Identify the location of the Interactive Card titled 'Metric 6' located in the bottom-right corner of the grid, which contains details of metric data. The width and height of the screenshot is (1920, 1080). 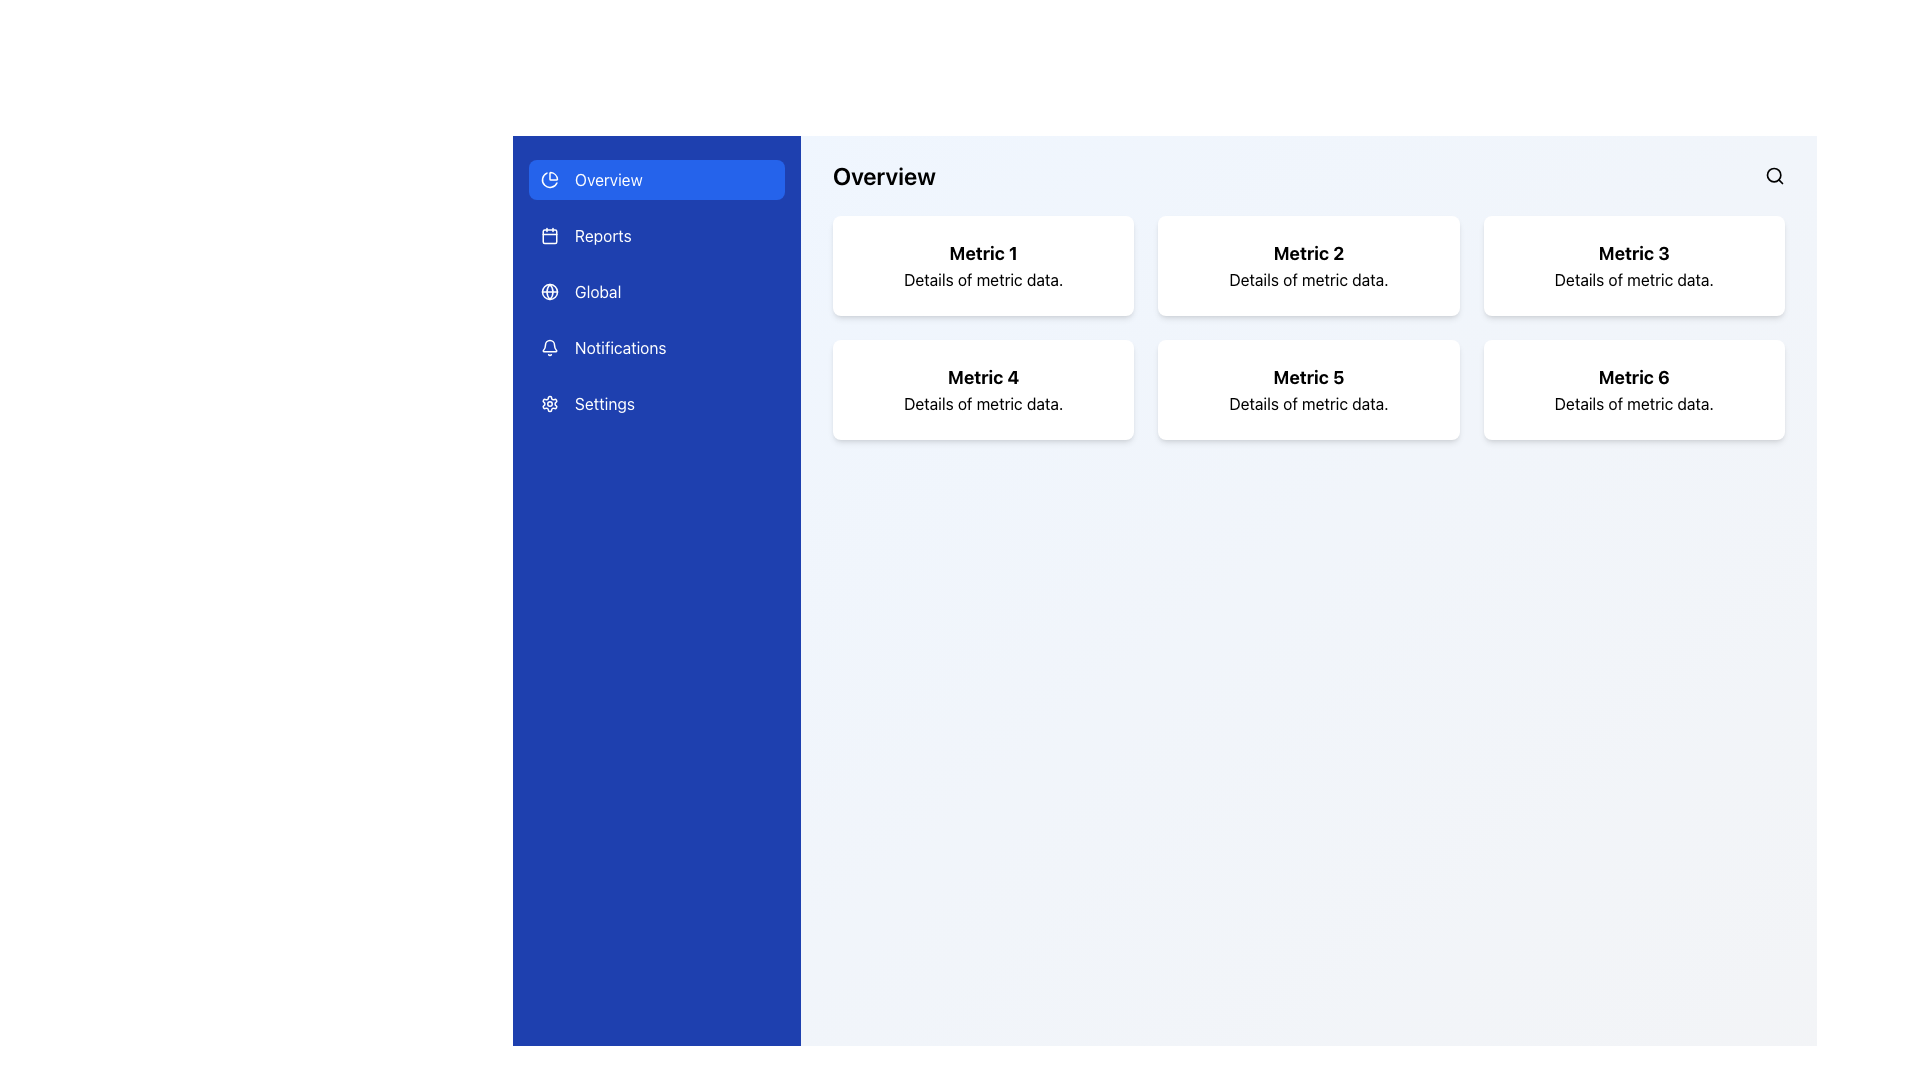
(1633, 389).